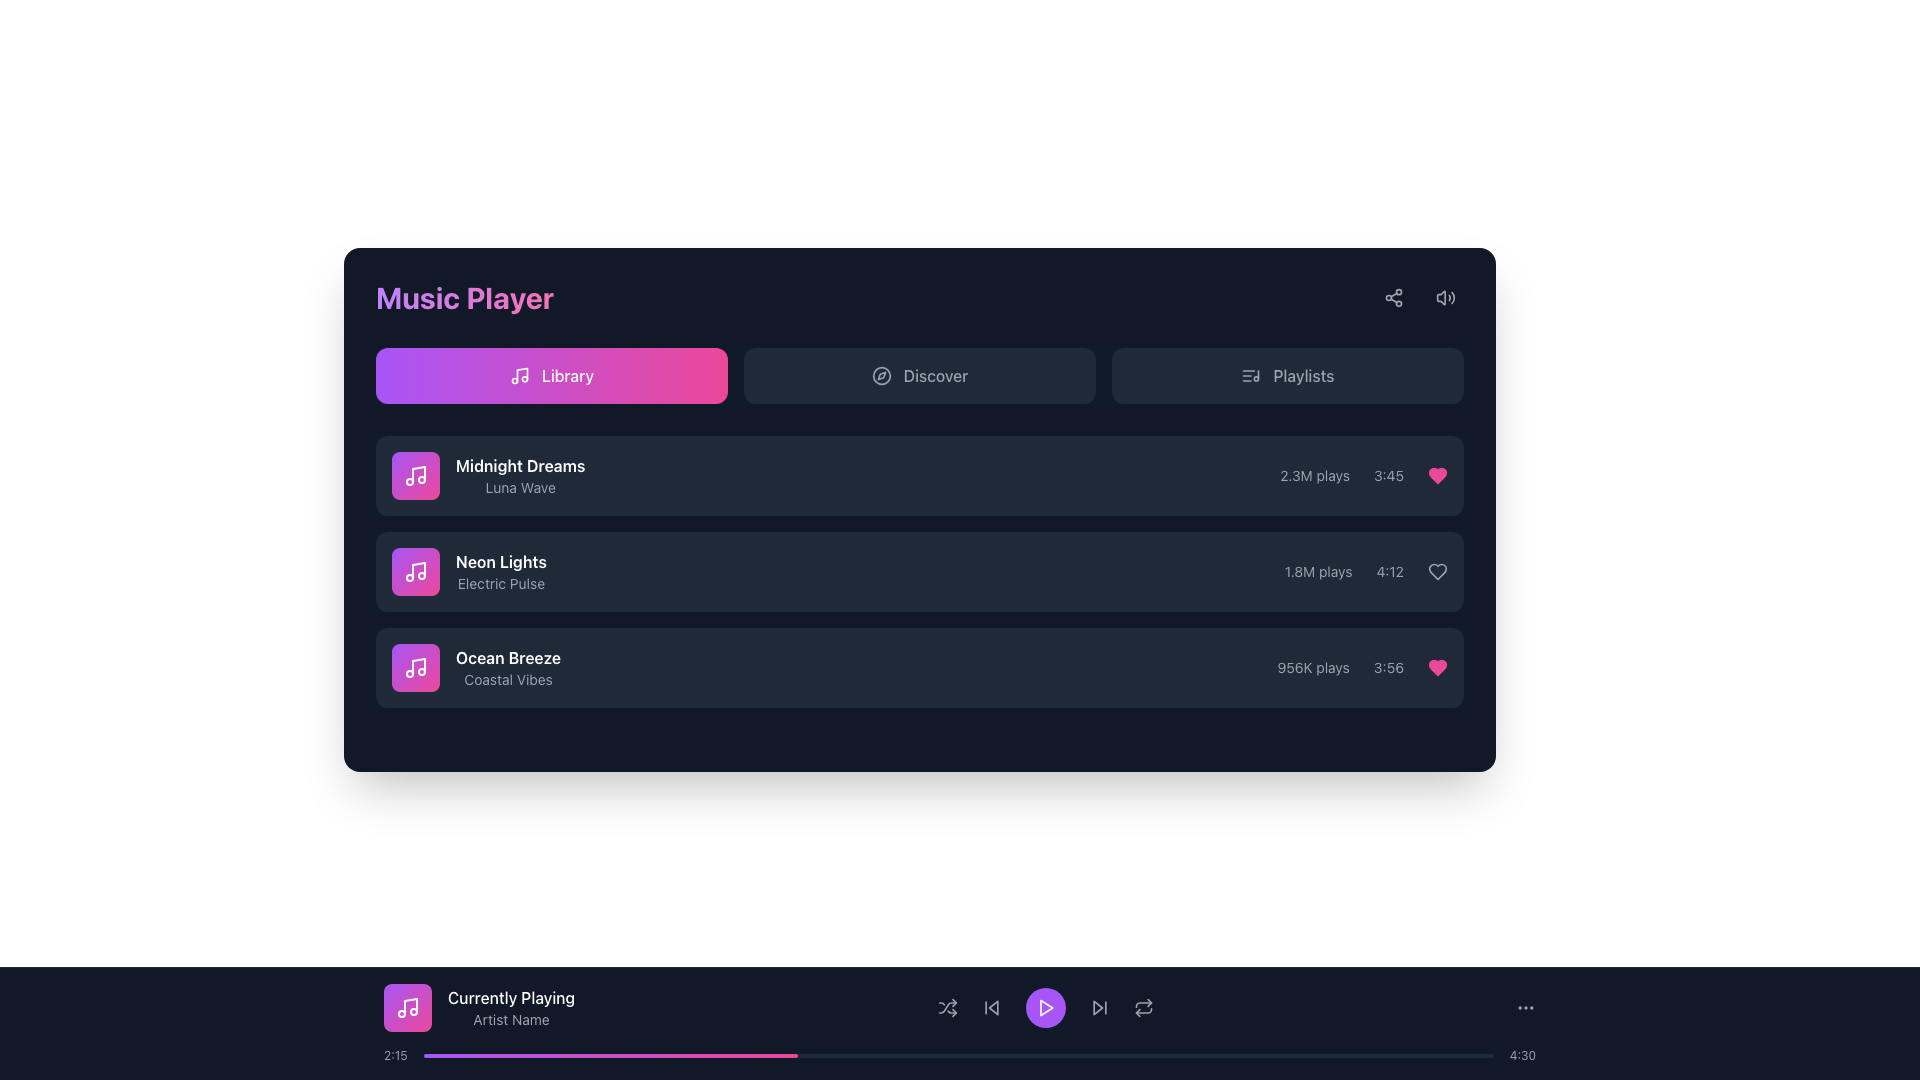  I want to click on the 'shuffle' button located in the bottom playback controls of the music player application, which is positioned immediately after the 'repeat' button and before the 'play' button, so click(946, 1007).